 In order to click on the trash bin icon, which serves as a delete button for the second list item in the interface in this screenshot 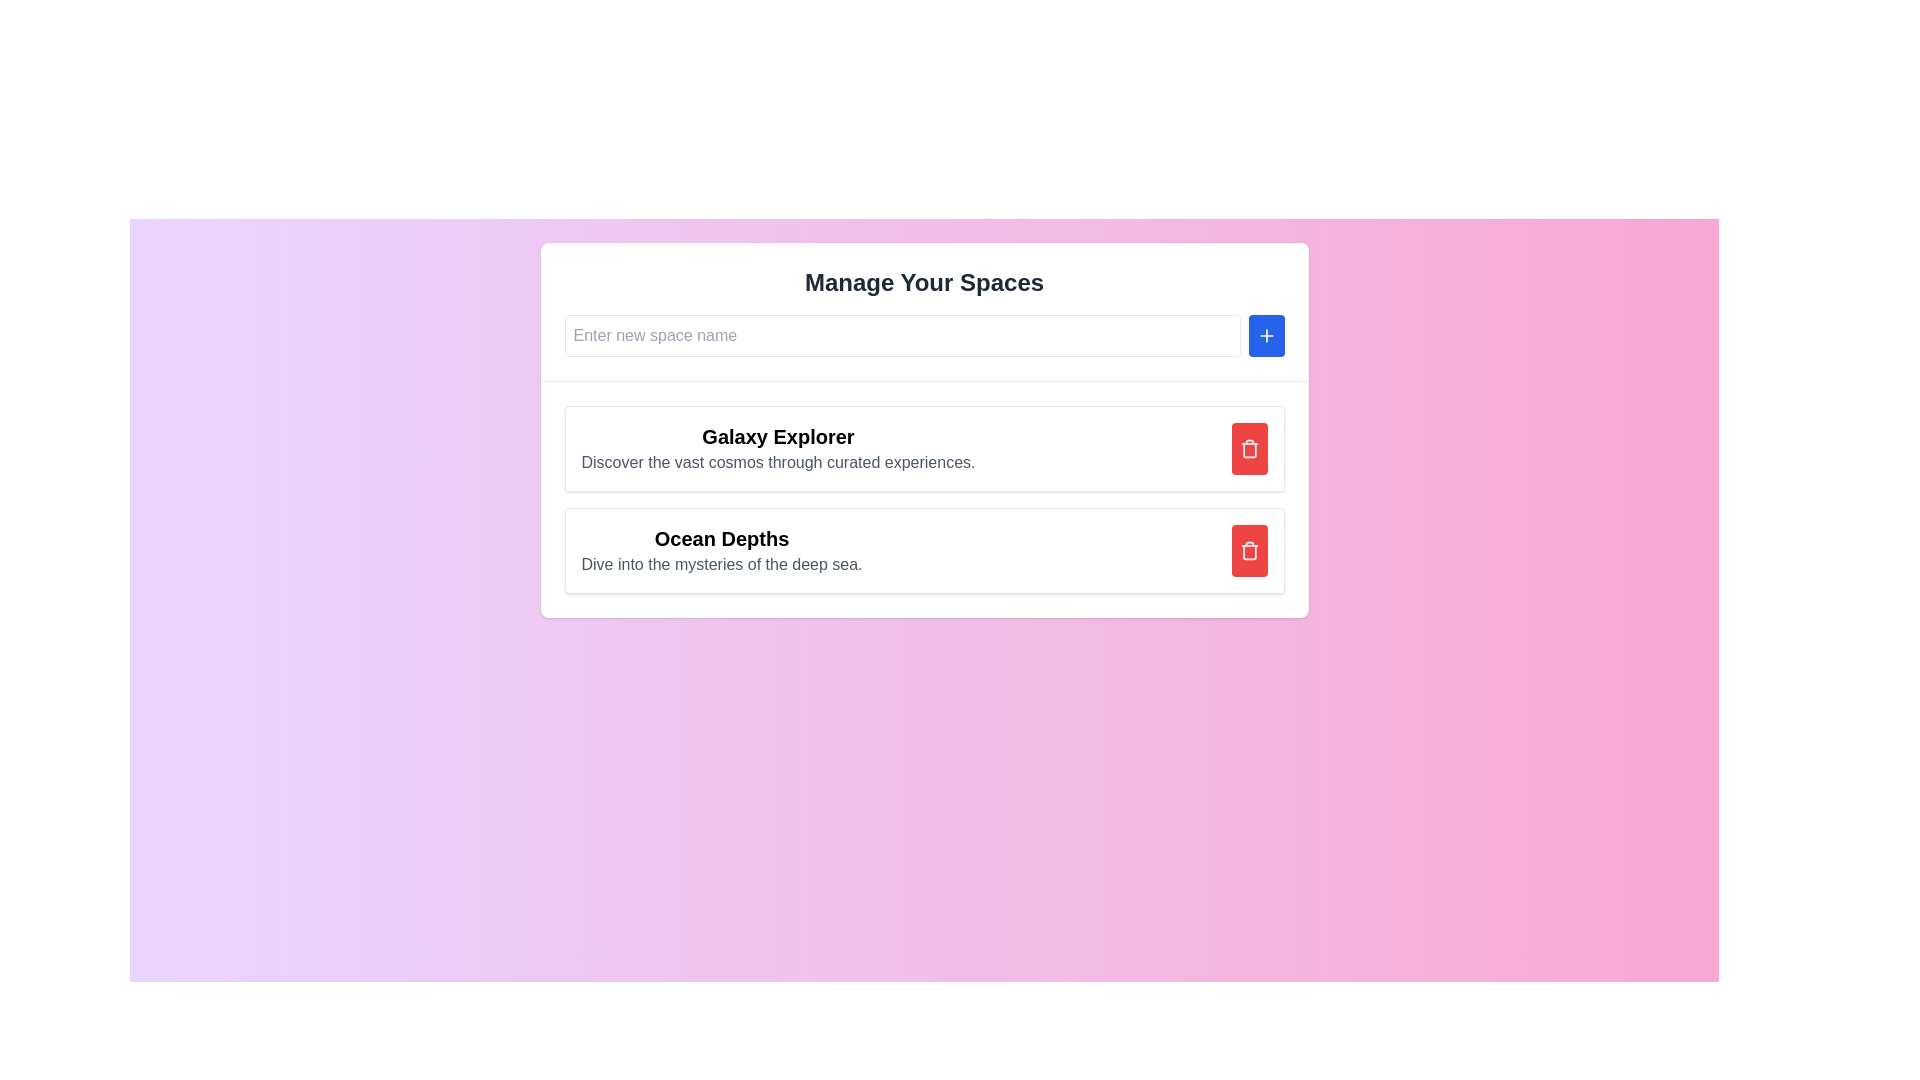, I will do `click(1248, 552)`.